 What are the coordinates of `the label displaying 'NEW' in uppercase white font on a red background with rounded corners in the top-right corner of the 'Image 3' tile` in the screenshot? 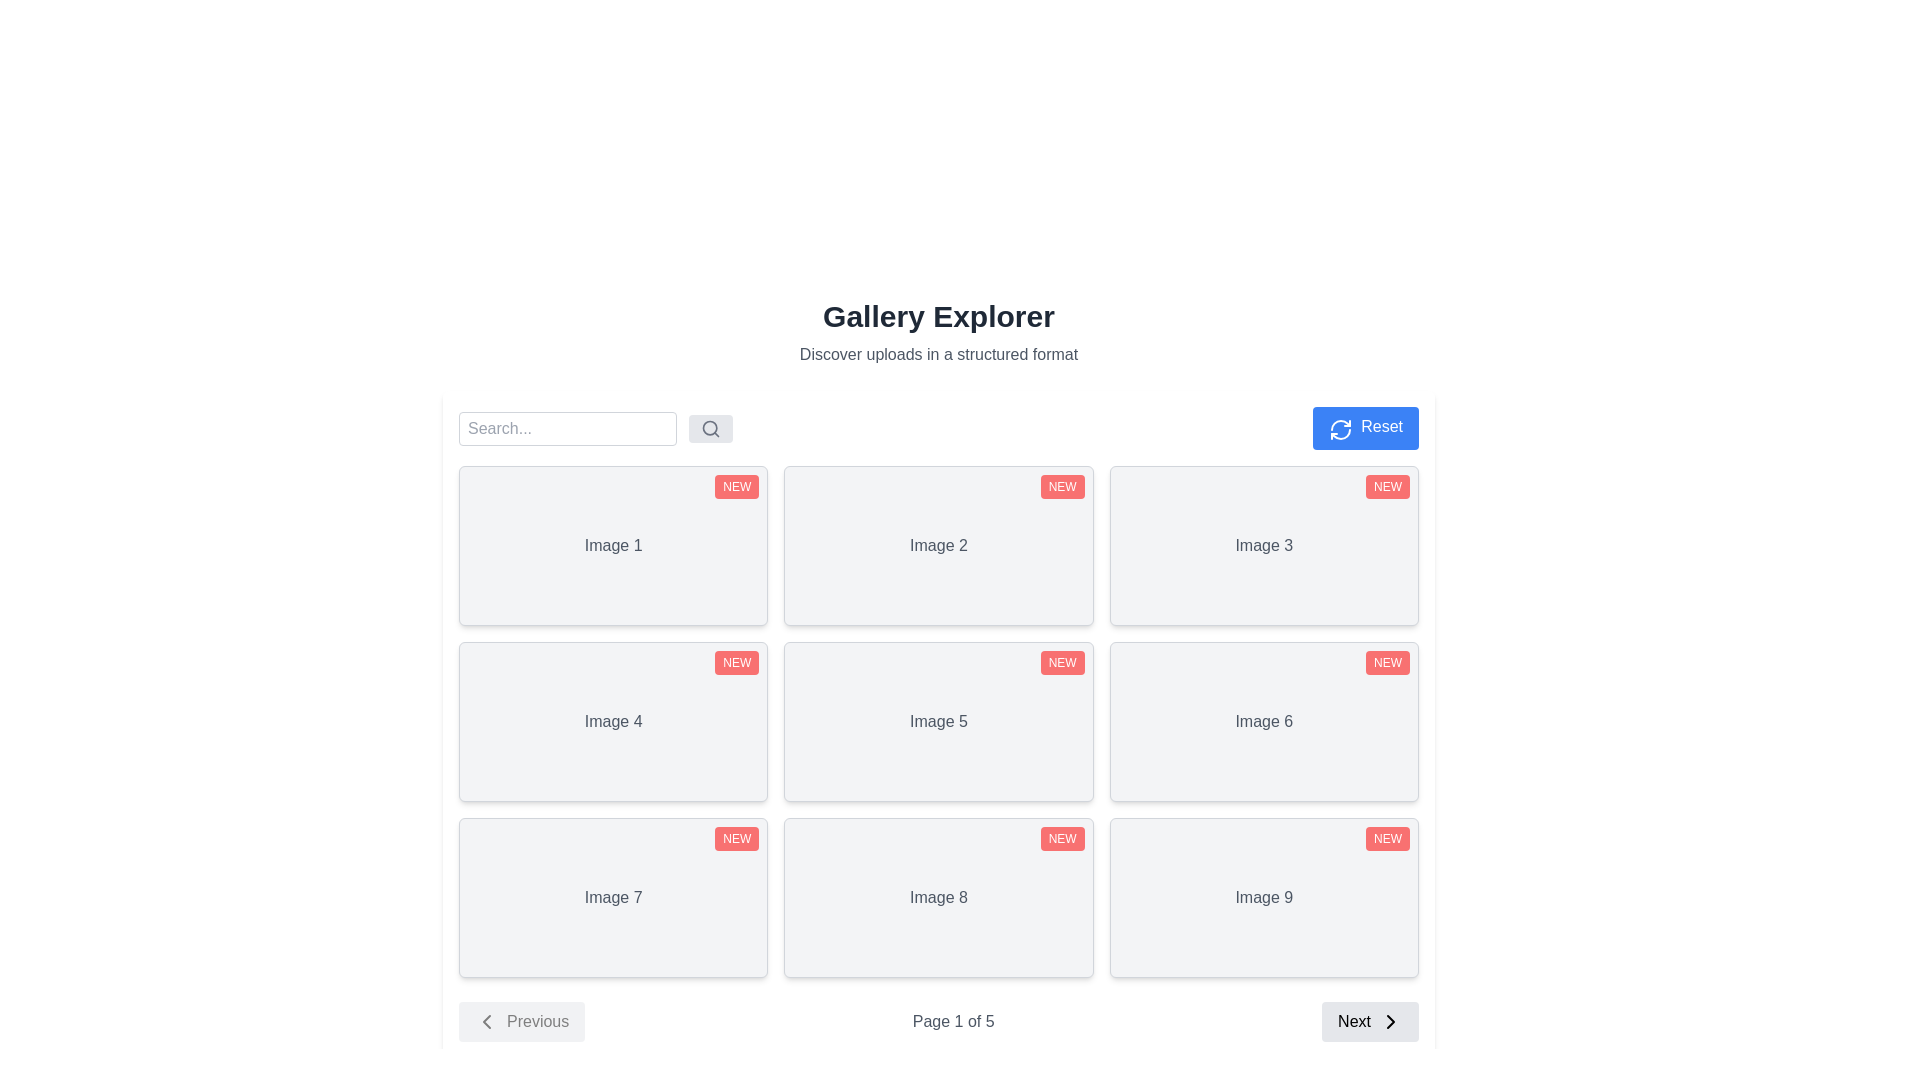 It's located at (1386, 486).